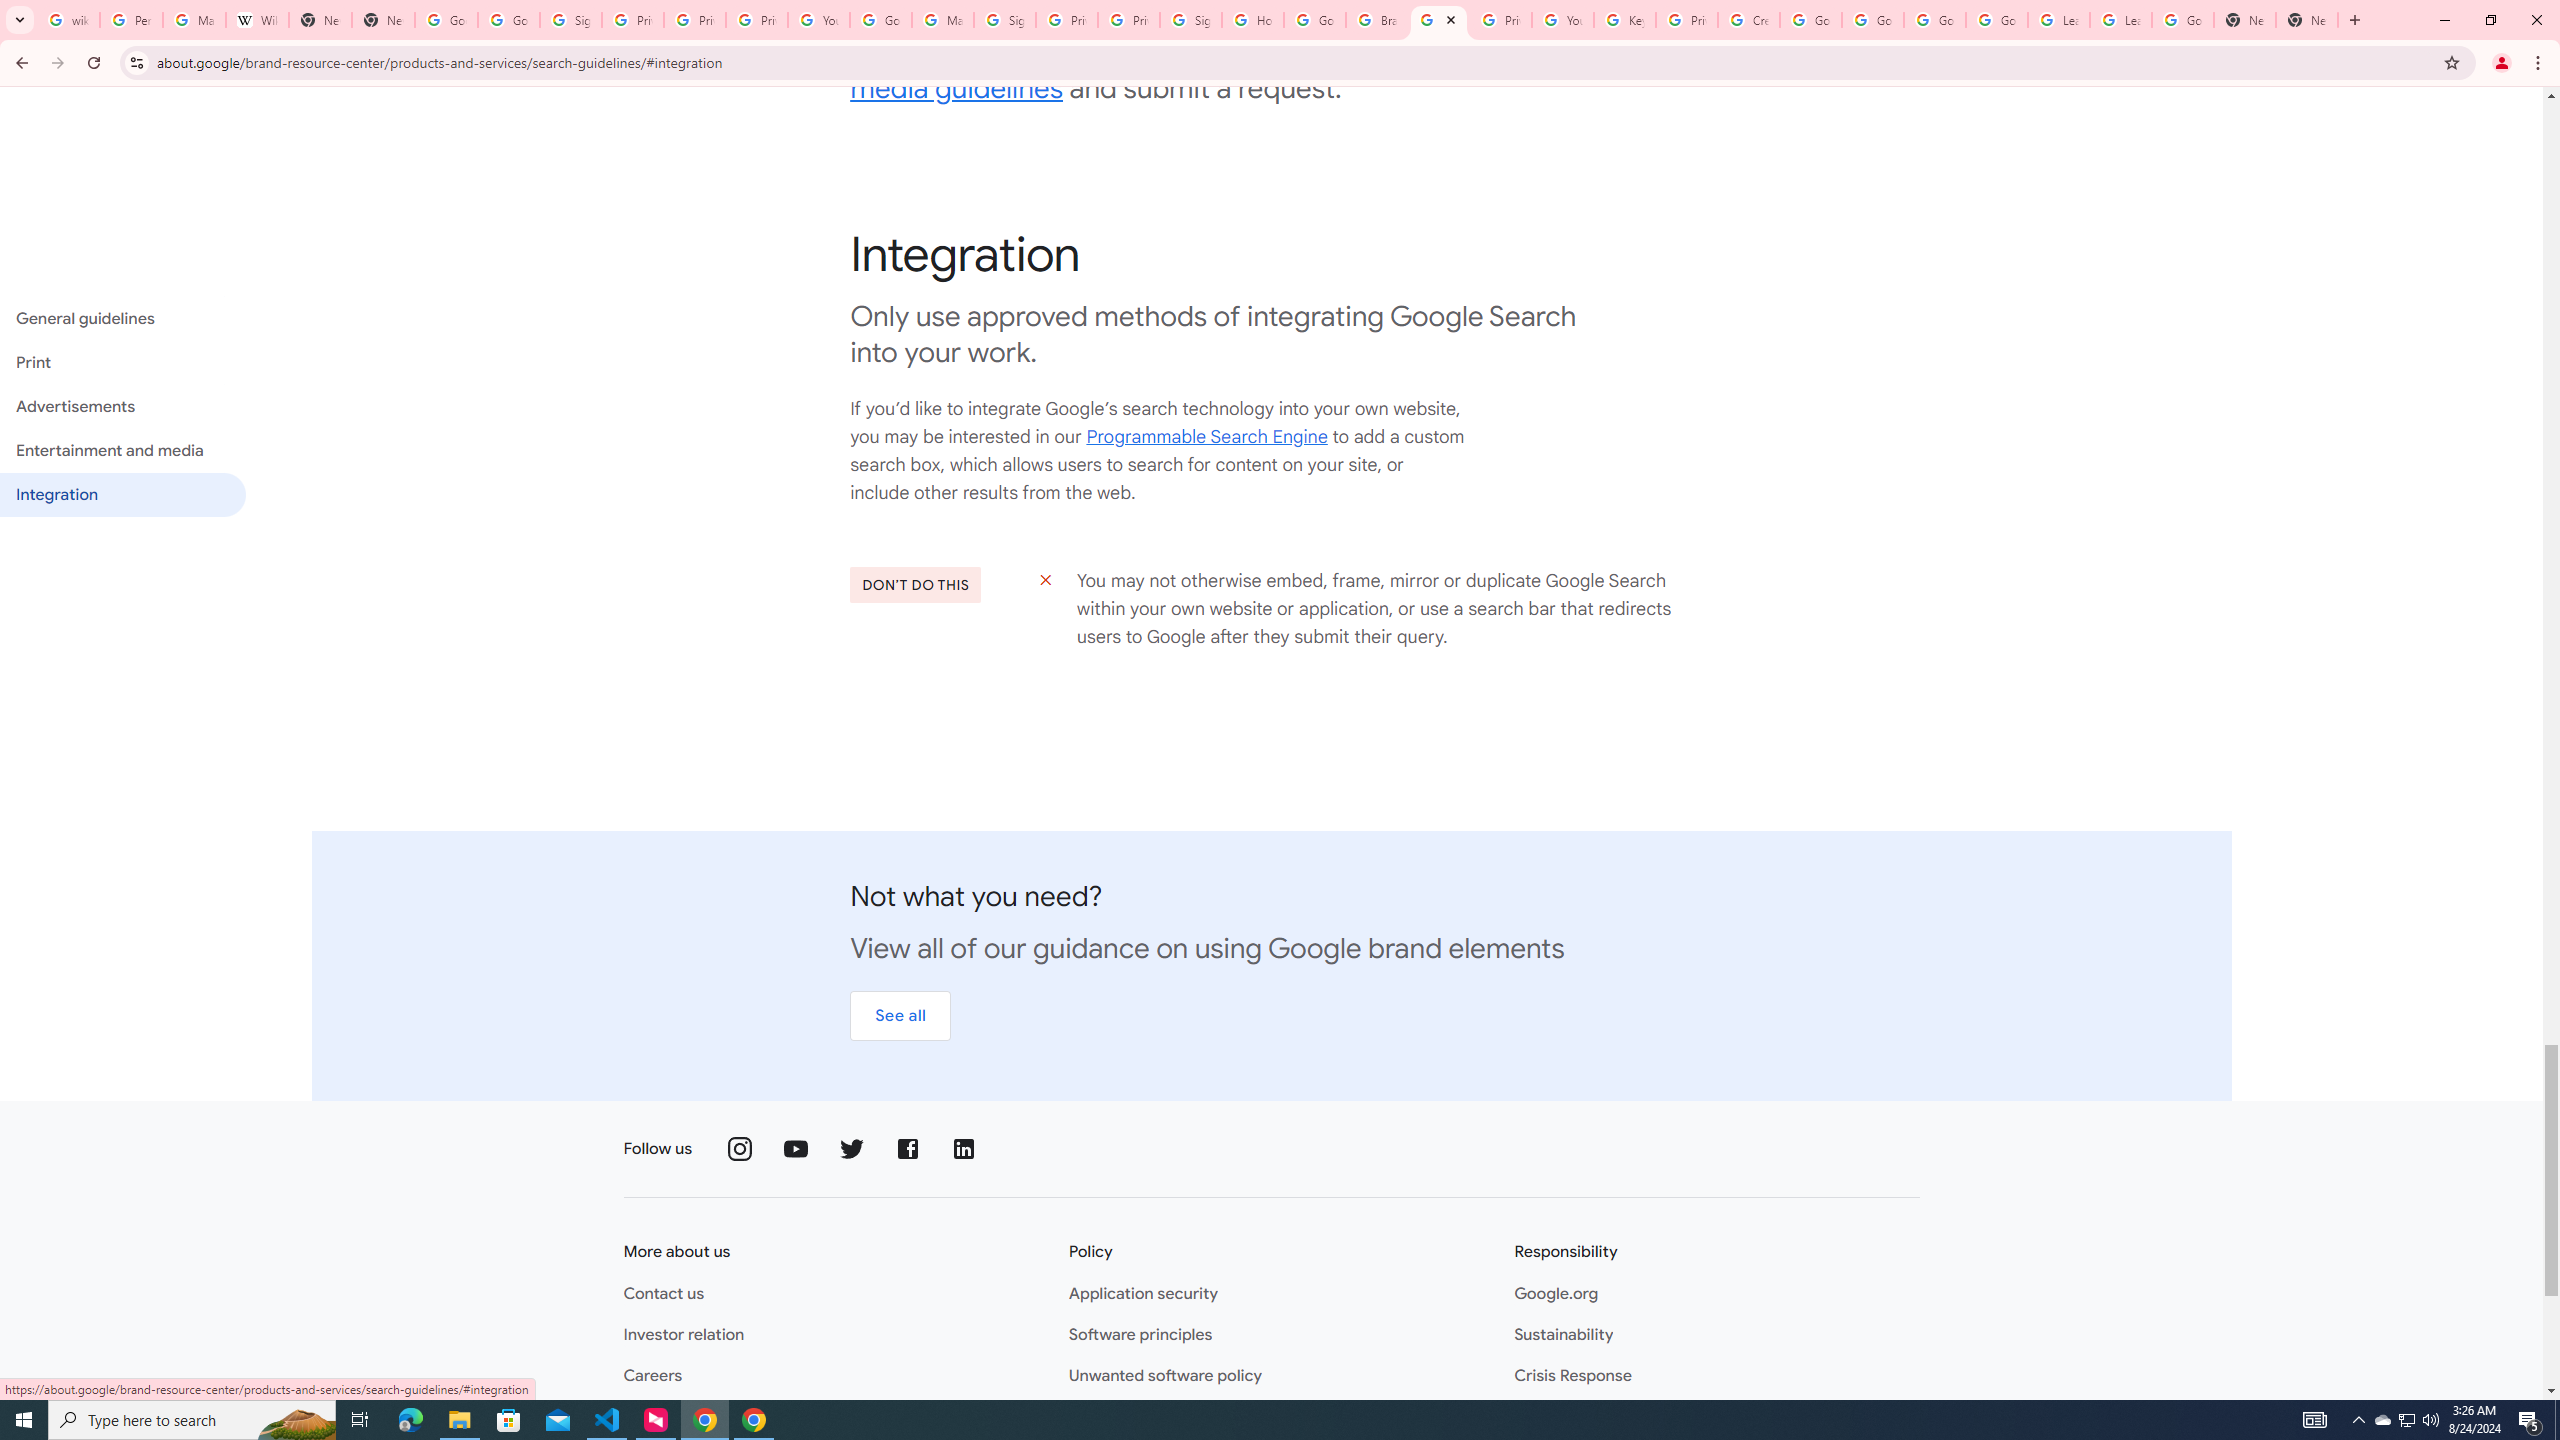  I want to click on 'See all', so click(900, 1015).